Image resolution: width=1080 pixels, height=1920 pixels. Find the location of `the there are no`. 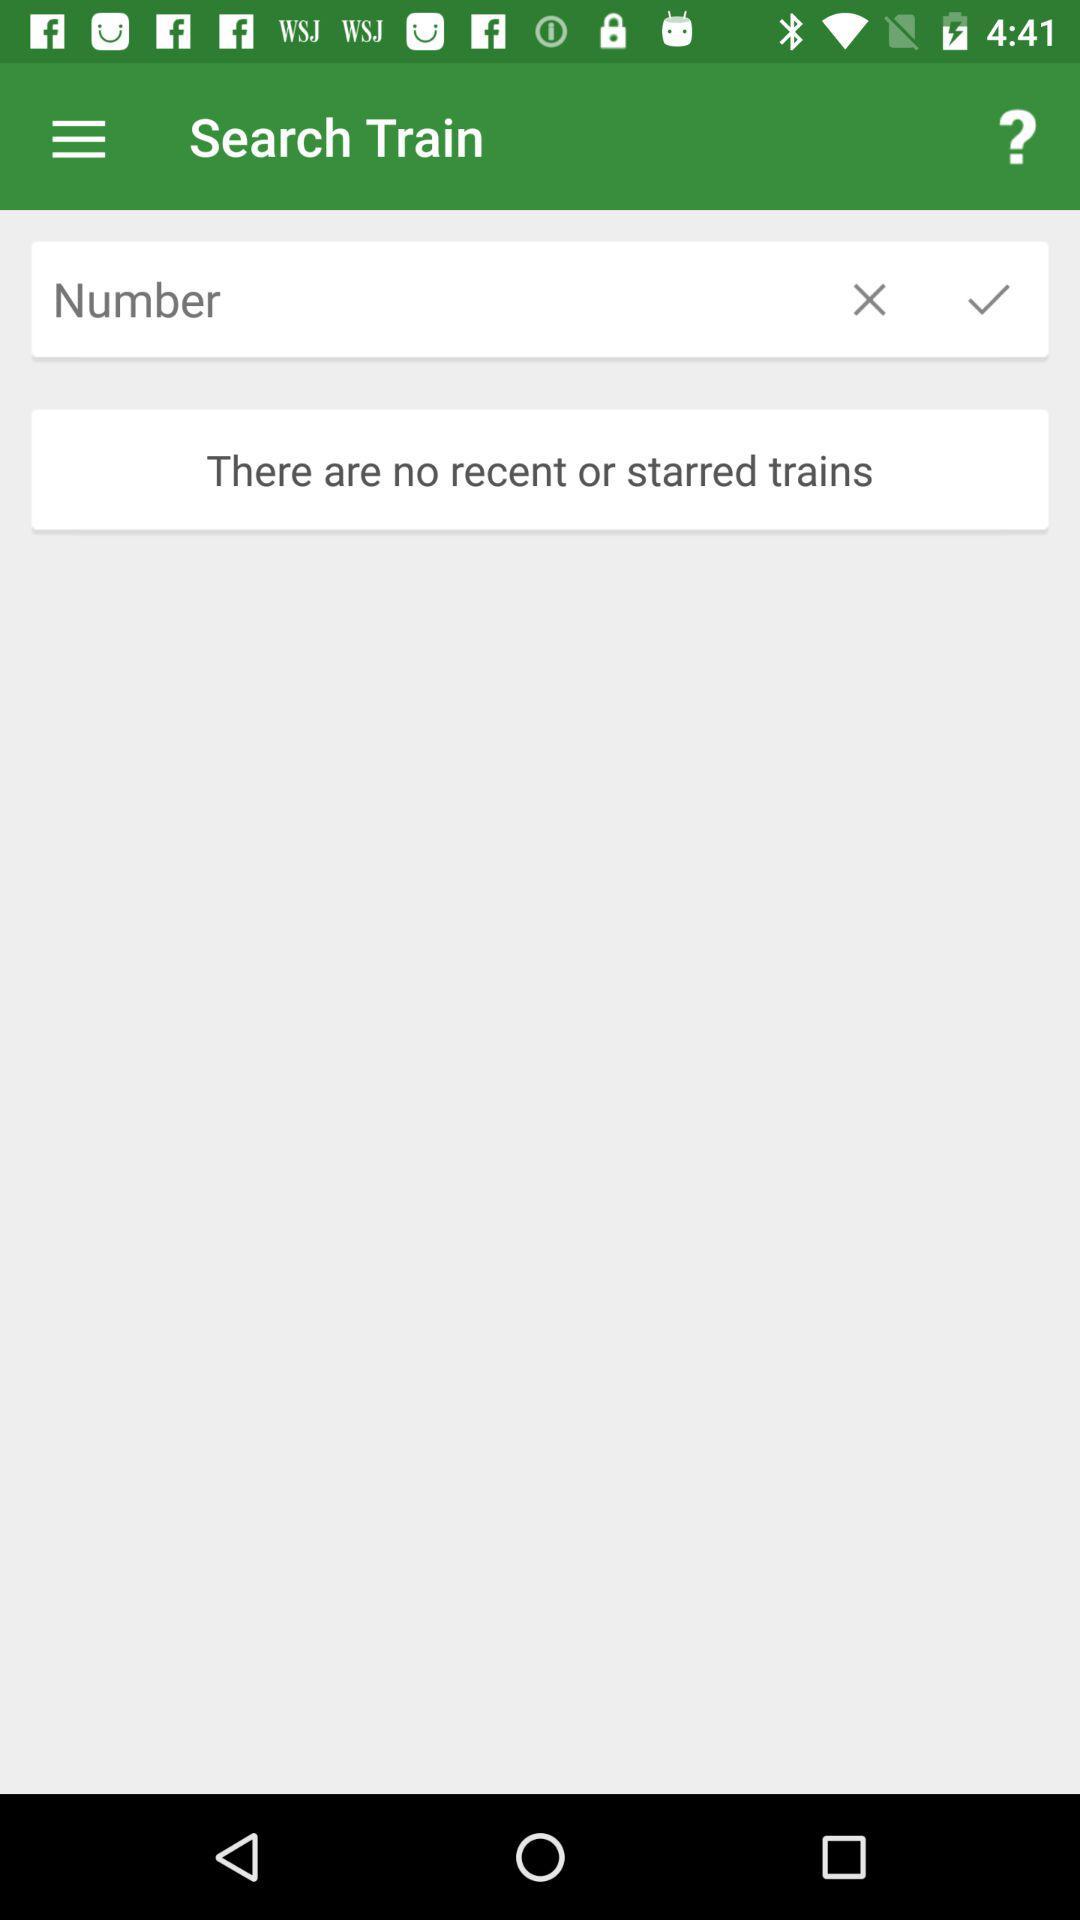

the there are no is located at coordinates (540, 468).